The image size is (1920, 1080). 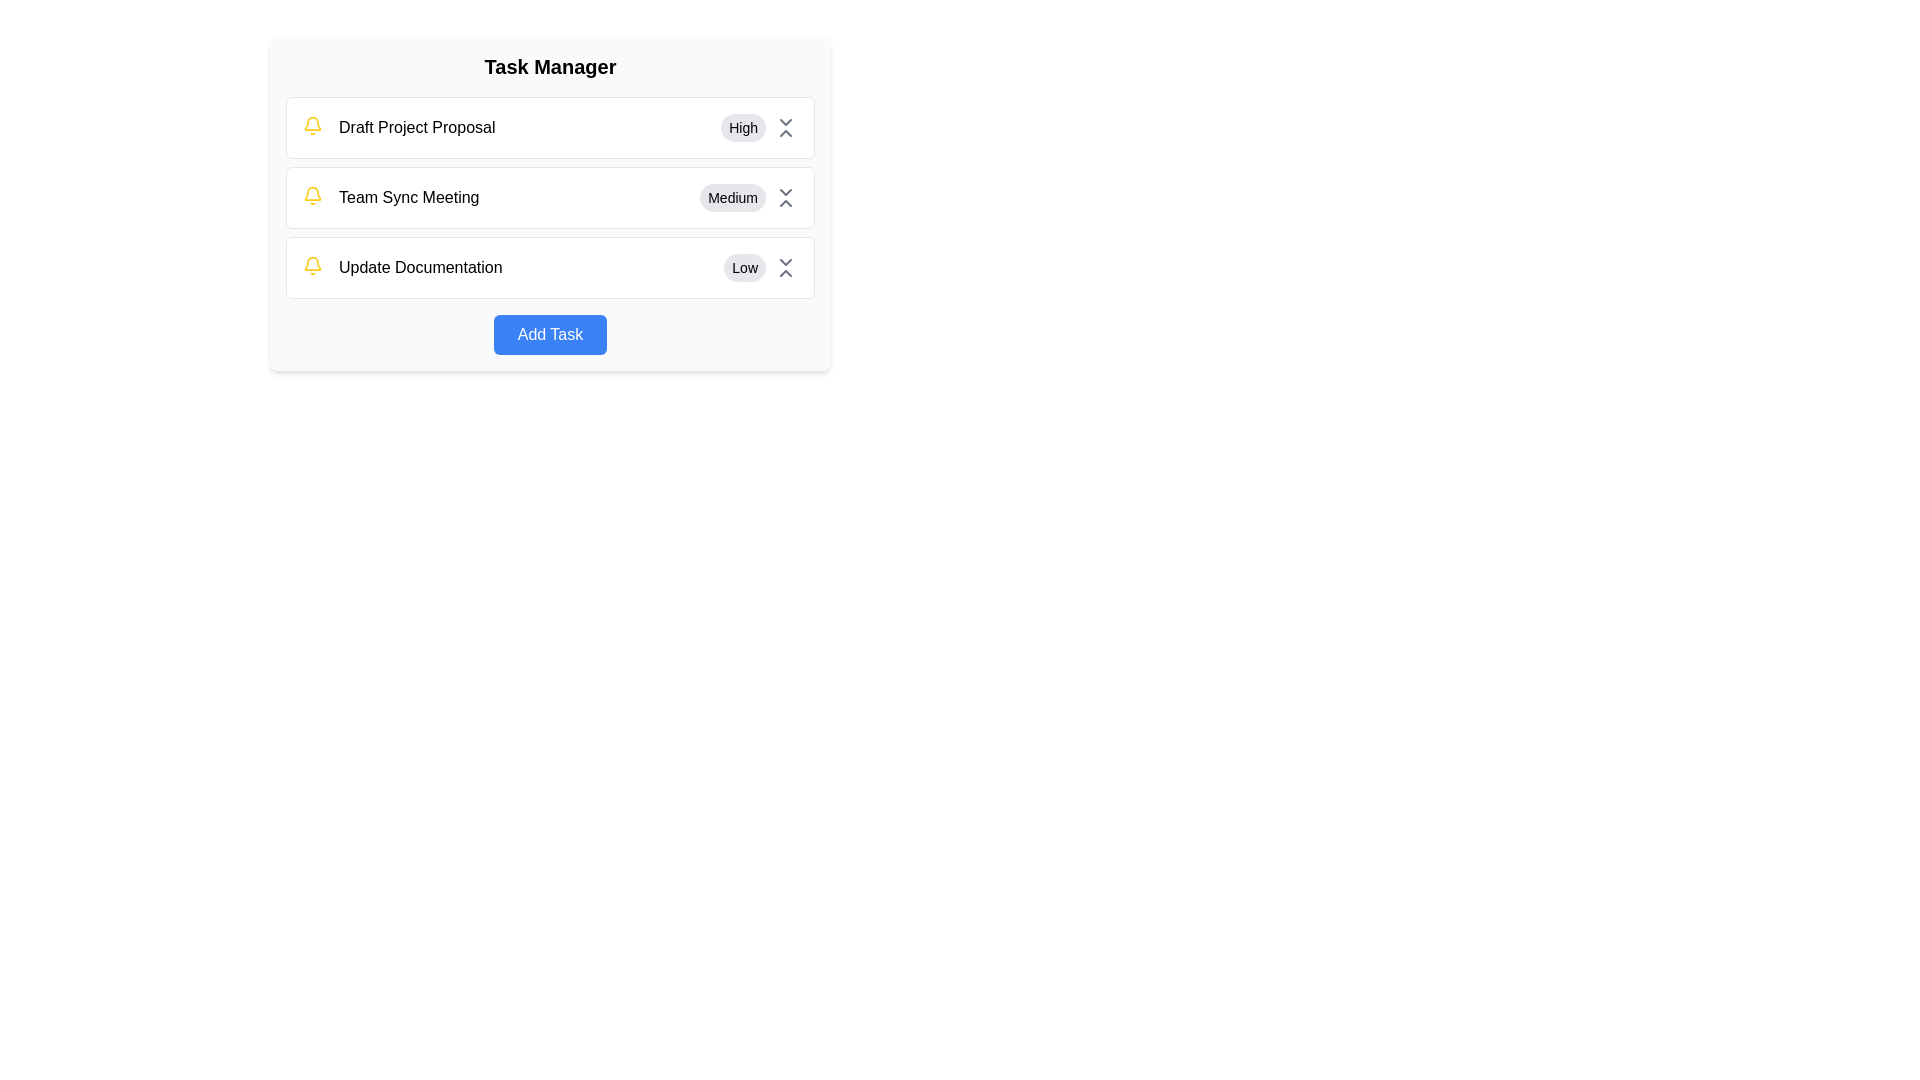 I want to click on the static text label for the task named 'Team Sync Meeting', which is positioned in the middle of the vertical list in 'Task Manager', so click(x=408, y=197).